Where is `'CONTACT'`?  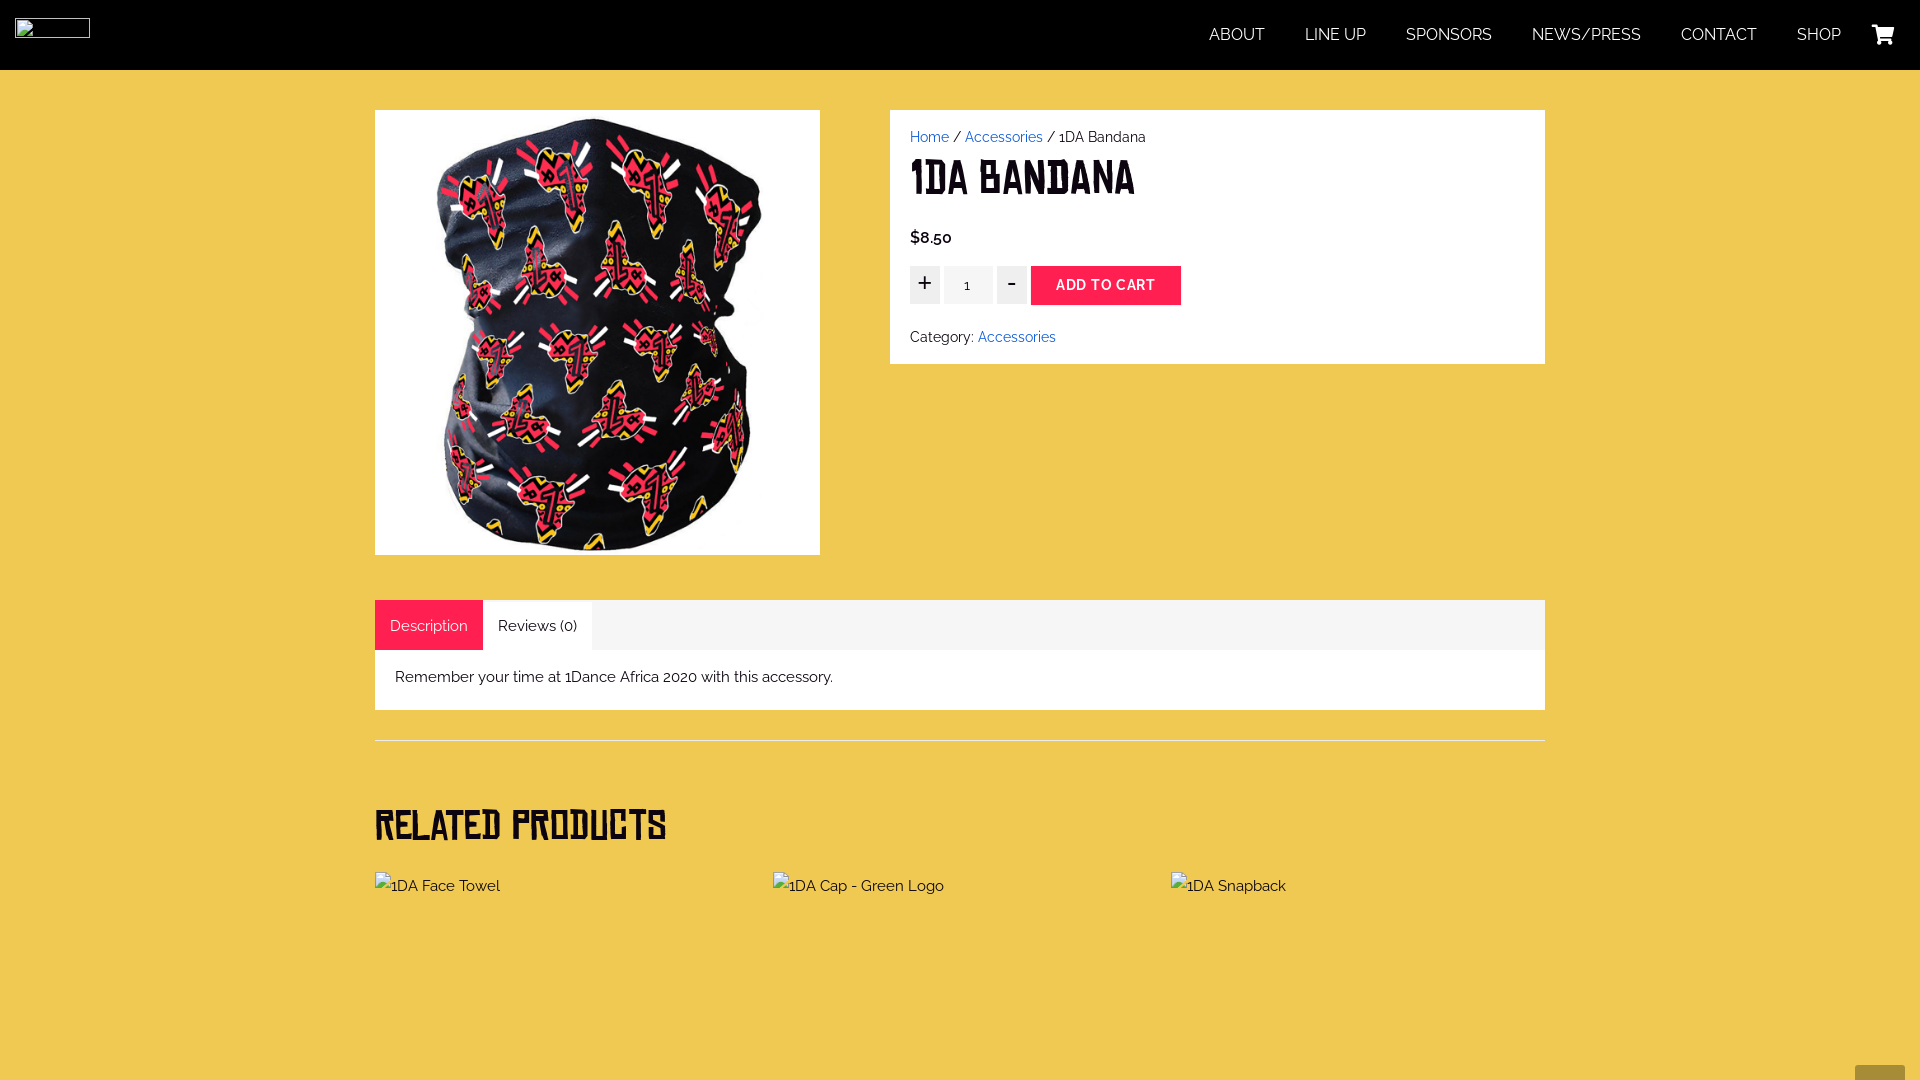 'CONTACT' is located at coordinates (1717, 34).